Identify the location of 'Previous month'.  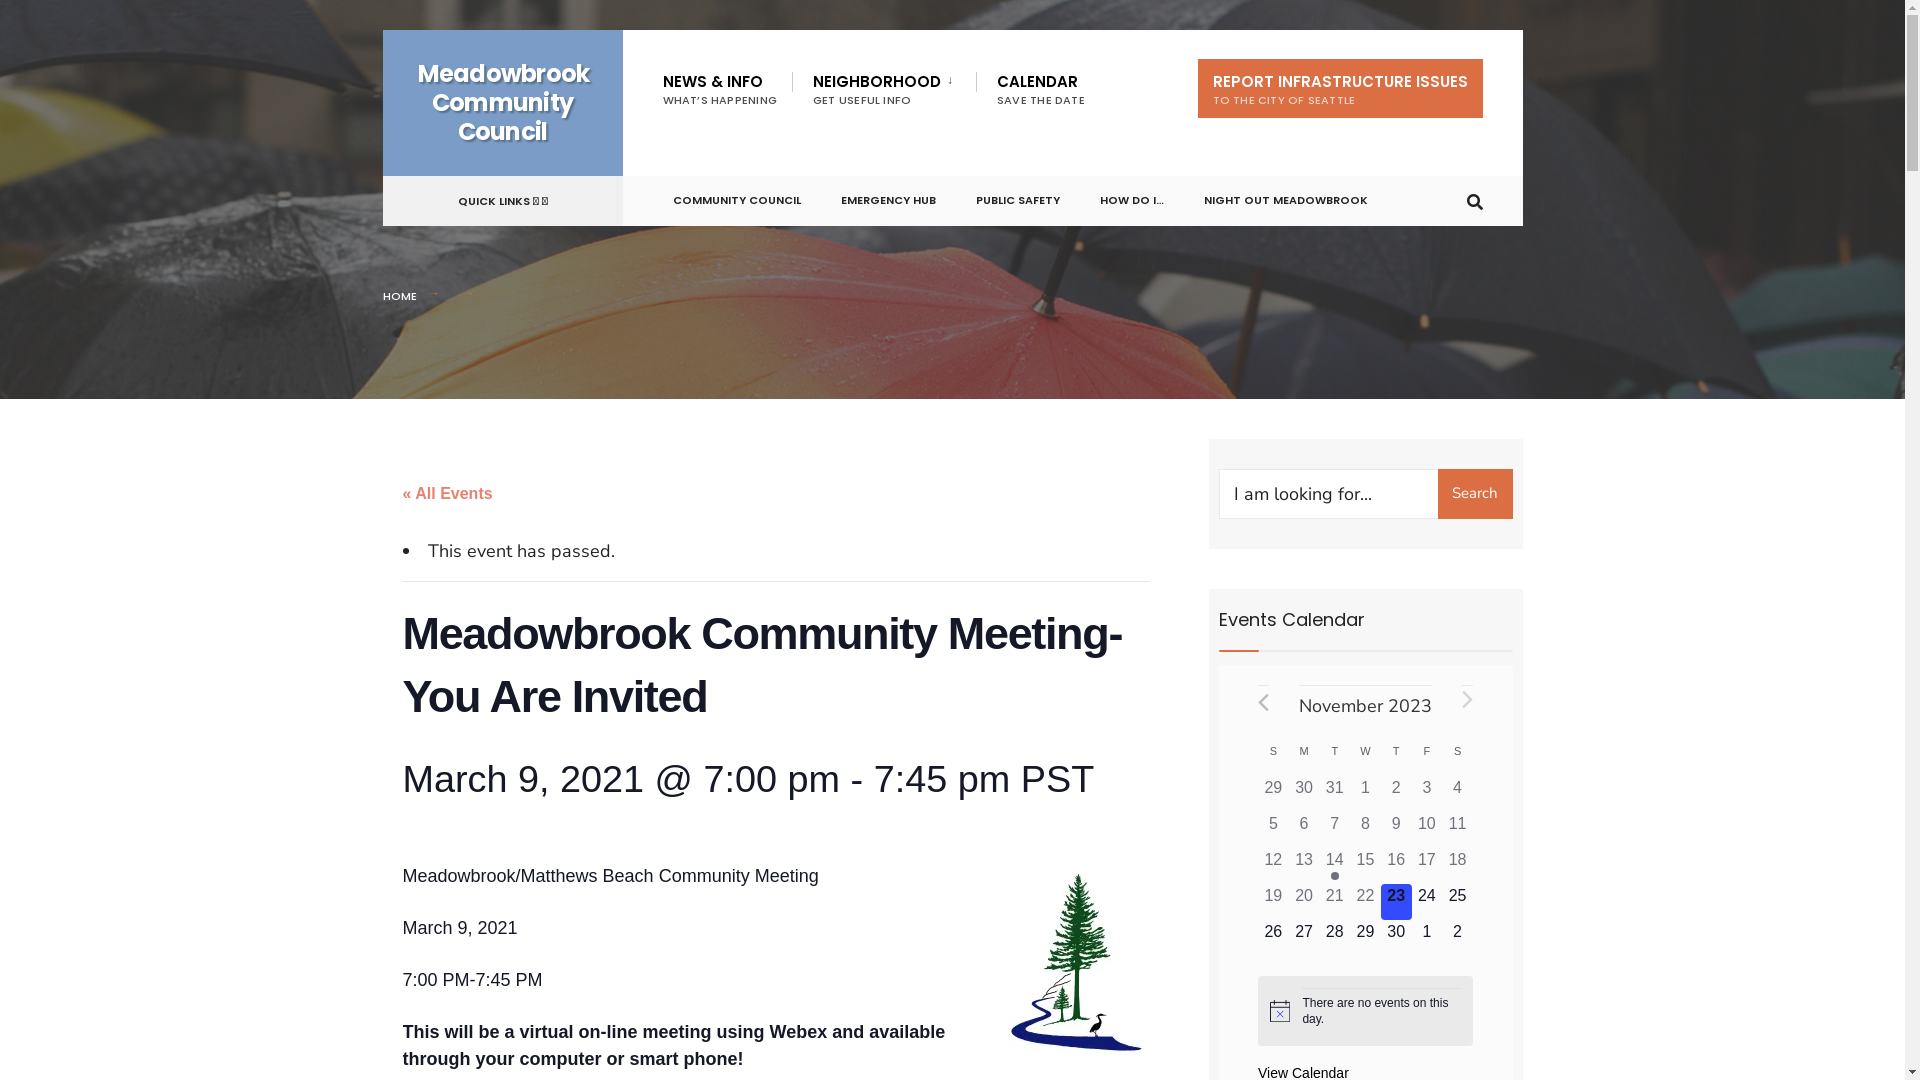
(1256, 701).